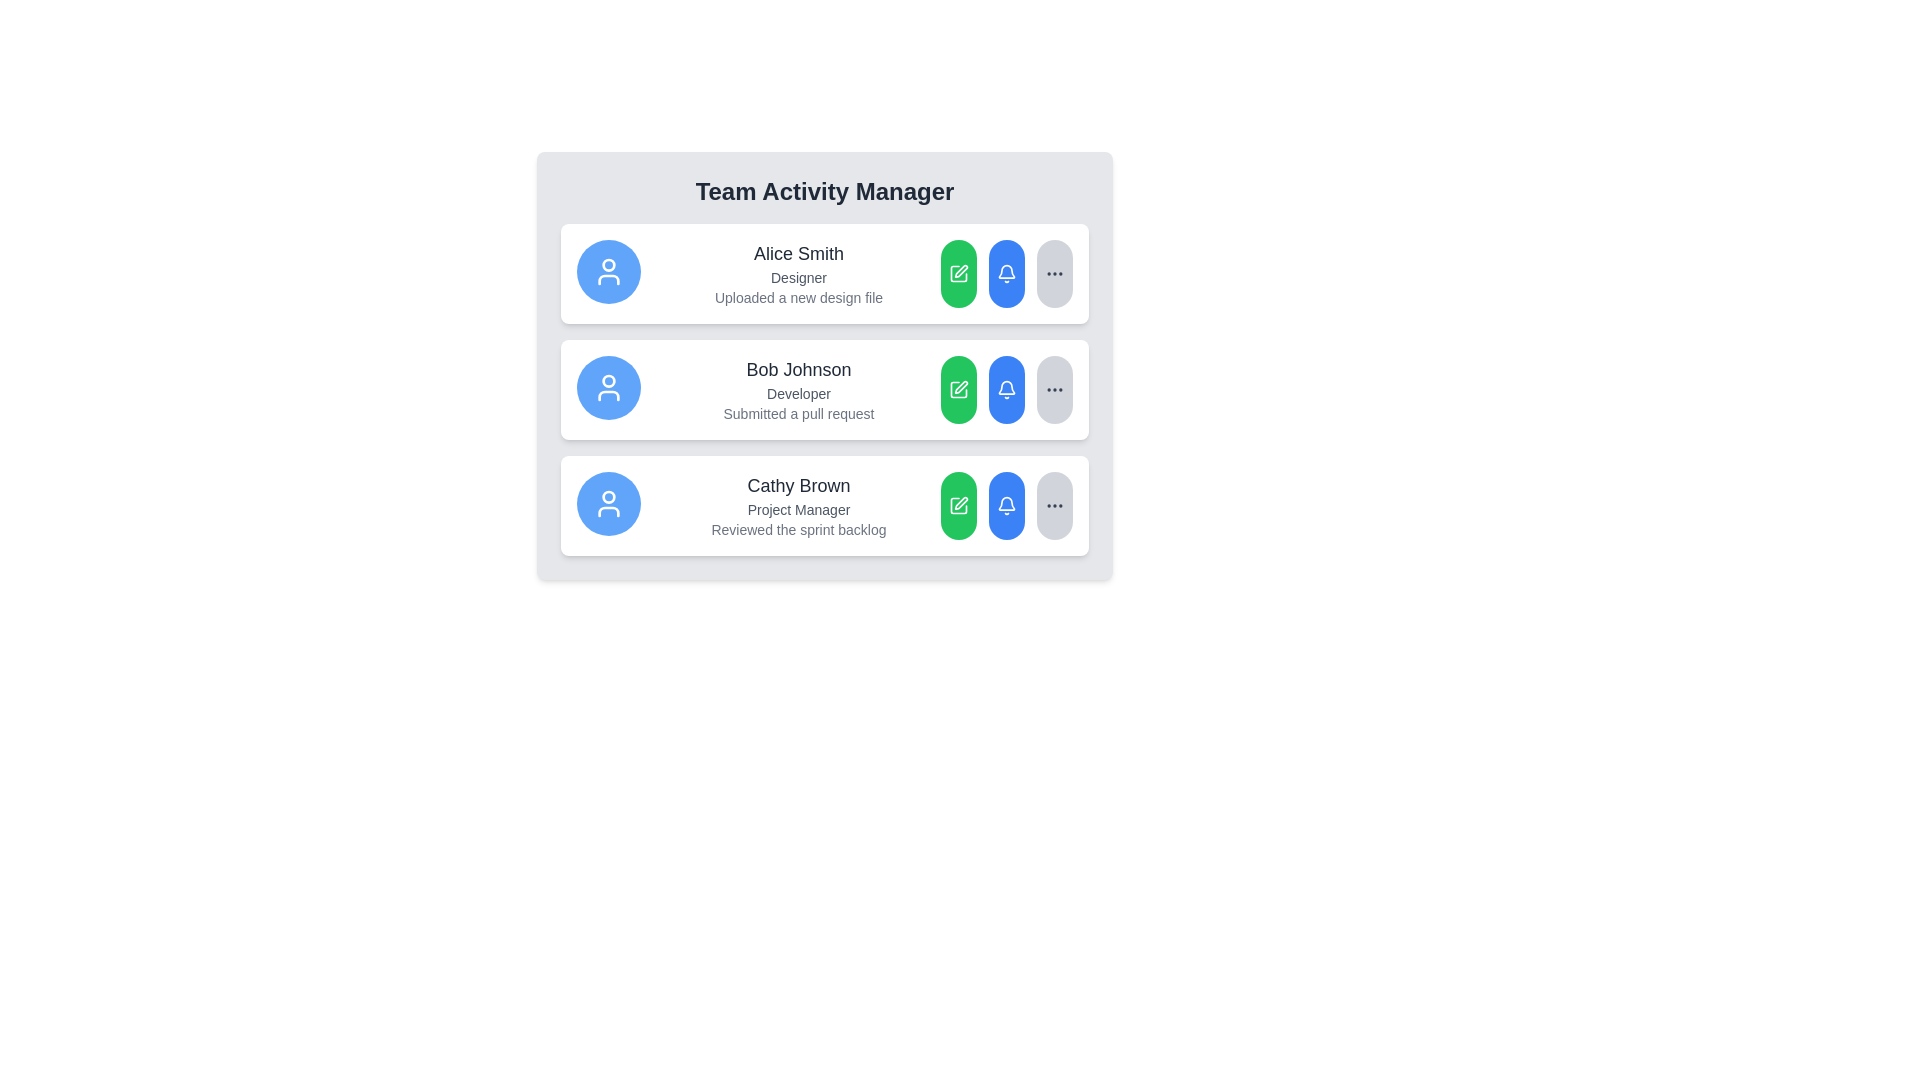  What do you see at coordinates (797, 486) in the screenshot?
I see `the static text display that shows the name of the individual associated with the activity in the third row of the 'Team Activity Manager' interface, positioned above 'Project Manager' and 'Reviewed the sprint backlog'` at bounding box center [797, 486].